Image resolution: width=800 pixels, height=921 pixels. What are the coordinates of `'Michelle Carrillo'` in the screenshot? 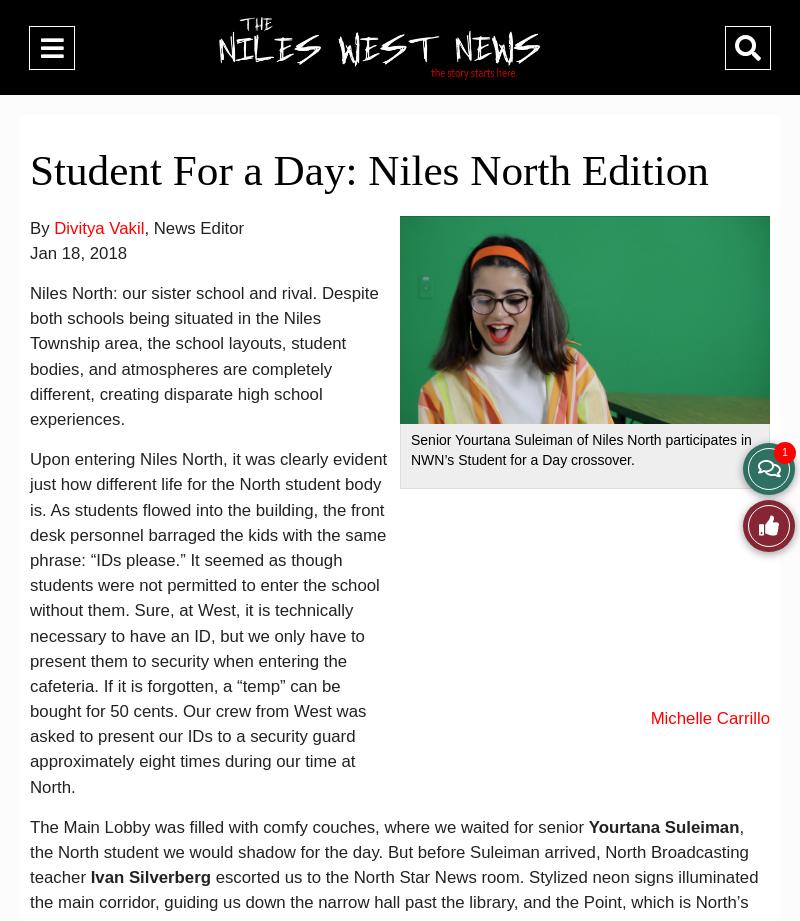 It's located at (709, 718).